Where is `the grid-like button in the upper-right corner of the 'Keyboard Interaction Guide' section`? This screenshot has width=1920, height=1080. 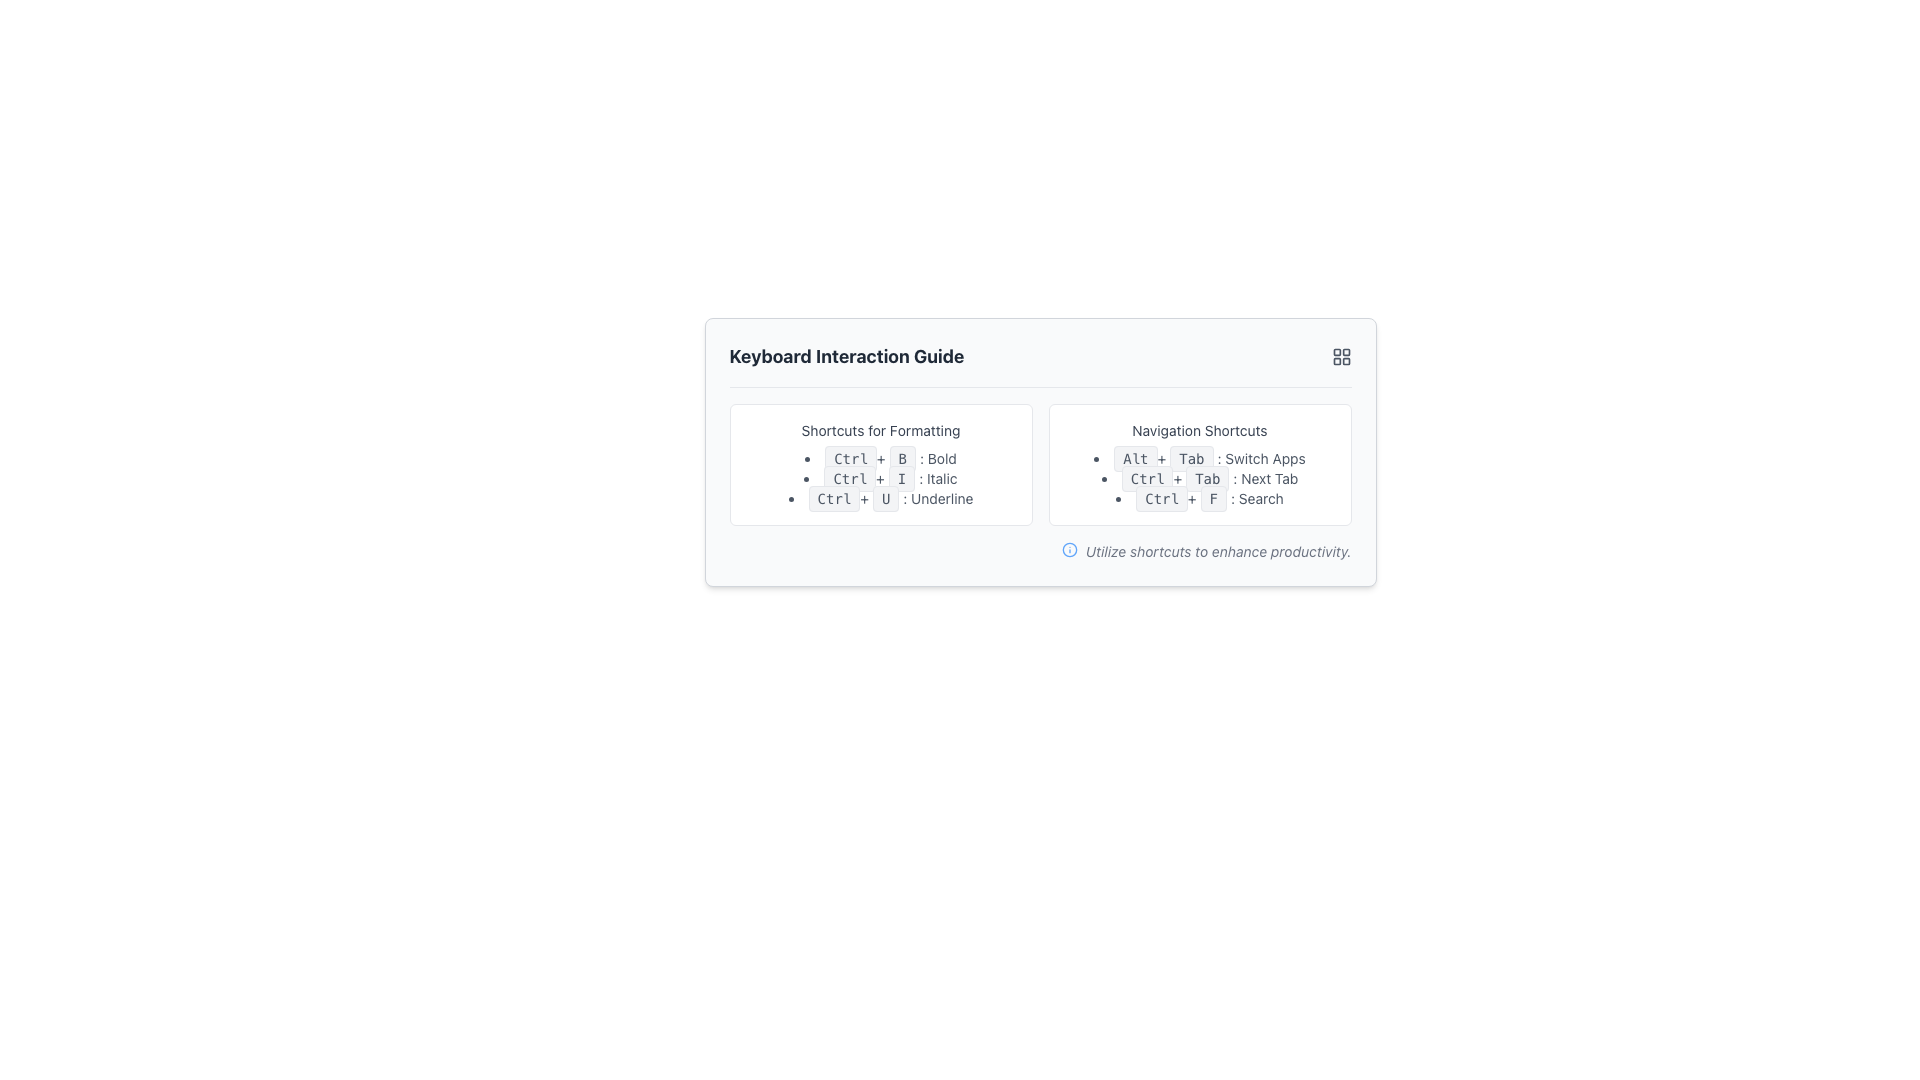 the grid-like button in the upper-right corner of the 'Keyboard Interaction Guide' section is located at coordinates (1341, 356).